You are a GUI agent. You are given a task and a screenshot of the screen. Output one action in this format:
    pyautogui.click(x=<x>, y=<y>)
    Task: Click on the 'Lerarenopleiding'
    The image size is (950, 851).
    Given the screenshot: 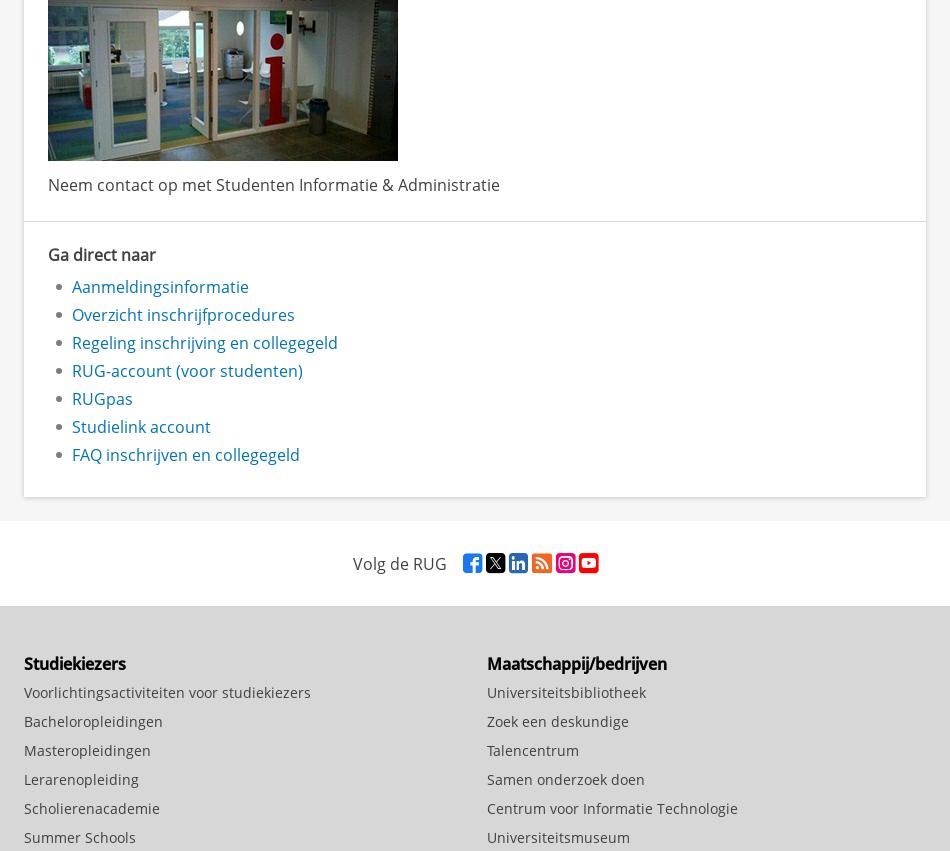 What is the action you would take?
    pyautogui.click(x=81, y=777)
    